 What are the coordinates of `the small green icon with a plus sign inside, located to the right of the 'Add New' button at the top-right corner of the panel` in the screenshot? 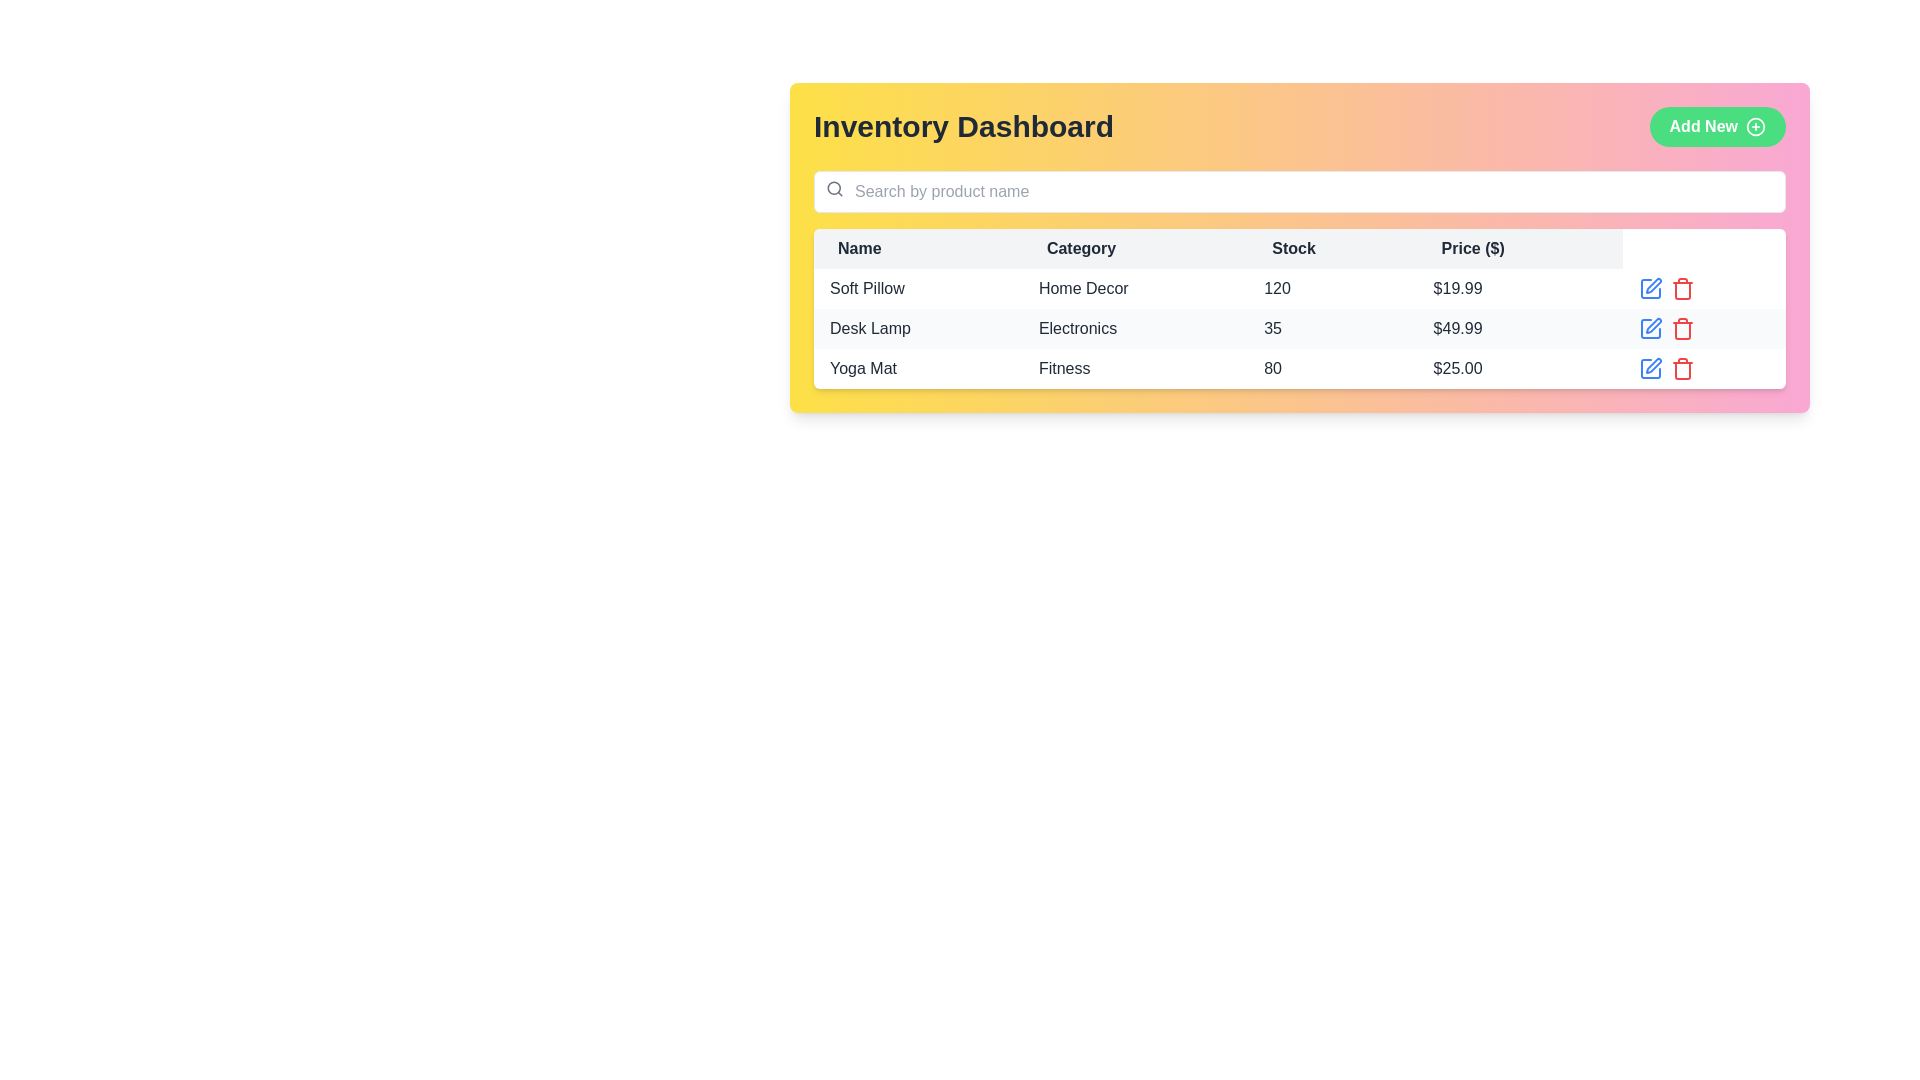 It's located at (1755, 127).